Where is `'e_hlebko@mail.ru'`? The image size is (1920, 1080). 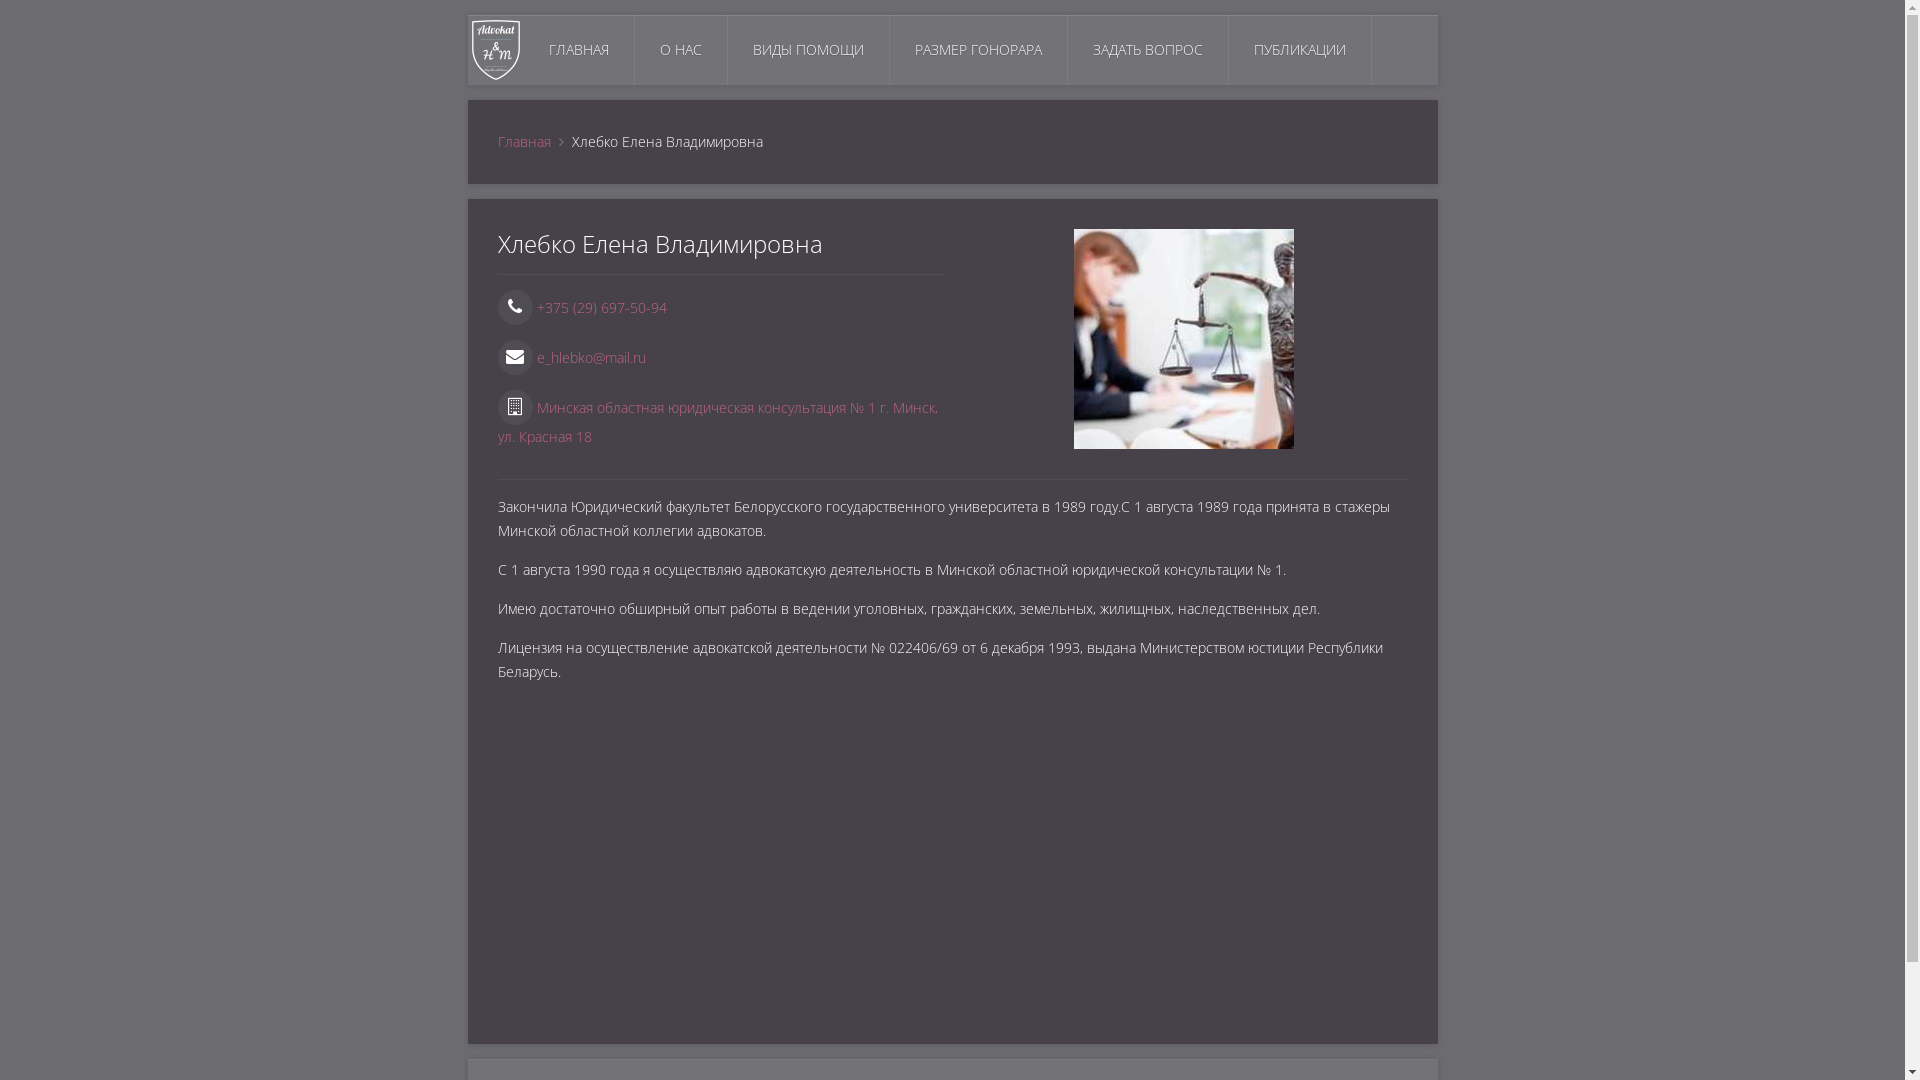
'e_hlebko@mail.ru' is located at coordinates (570, 356).